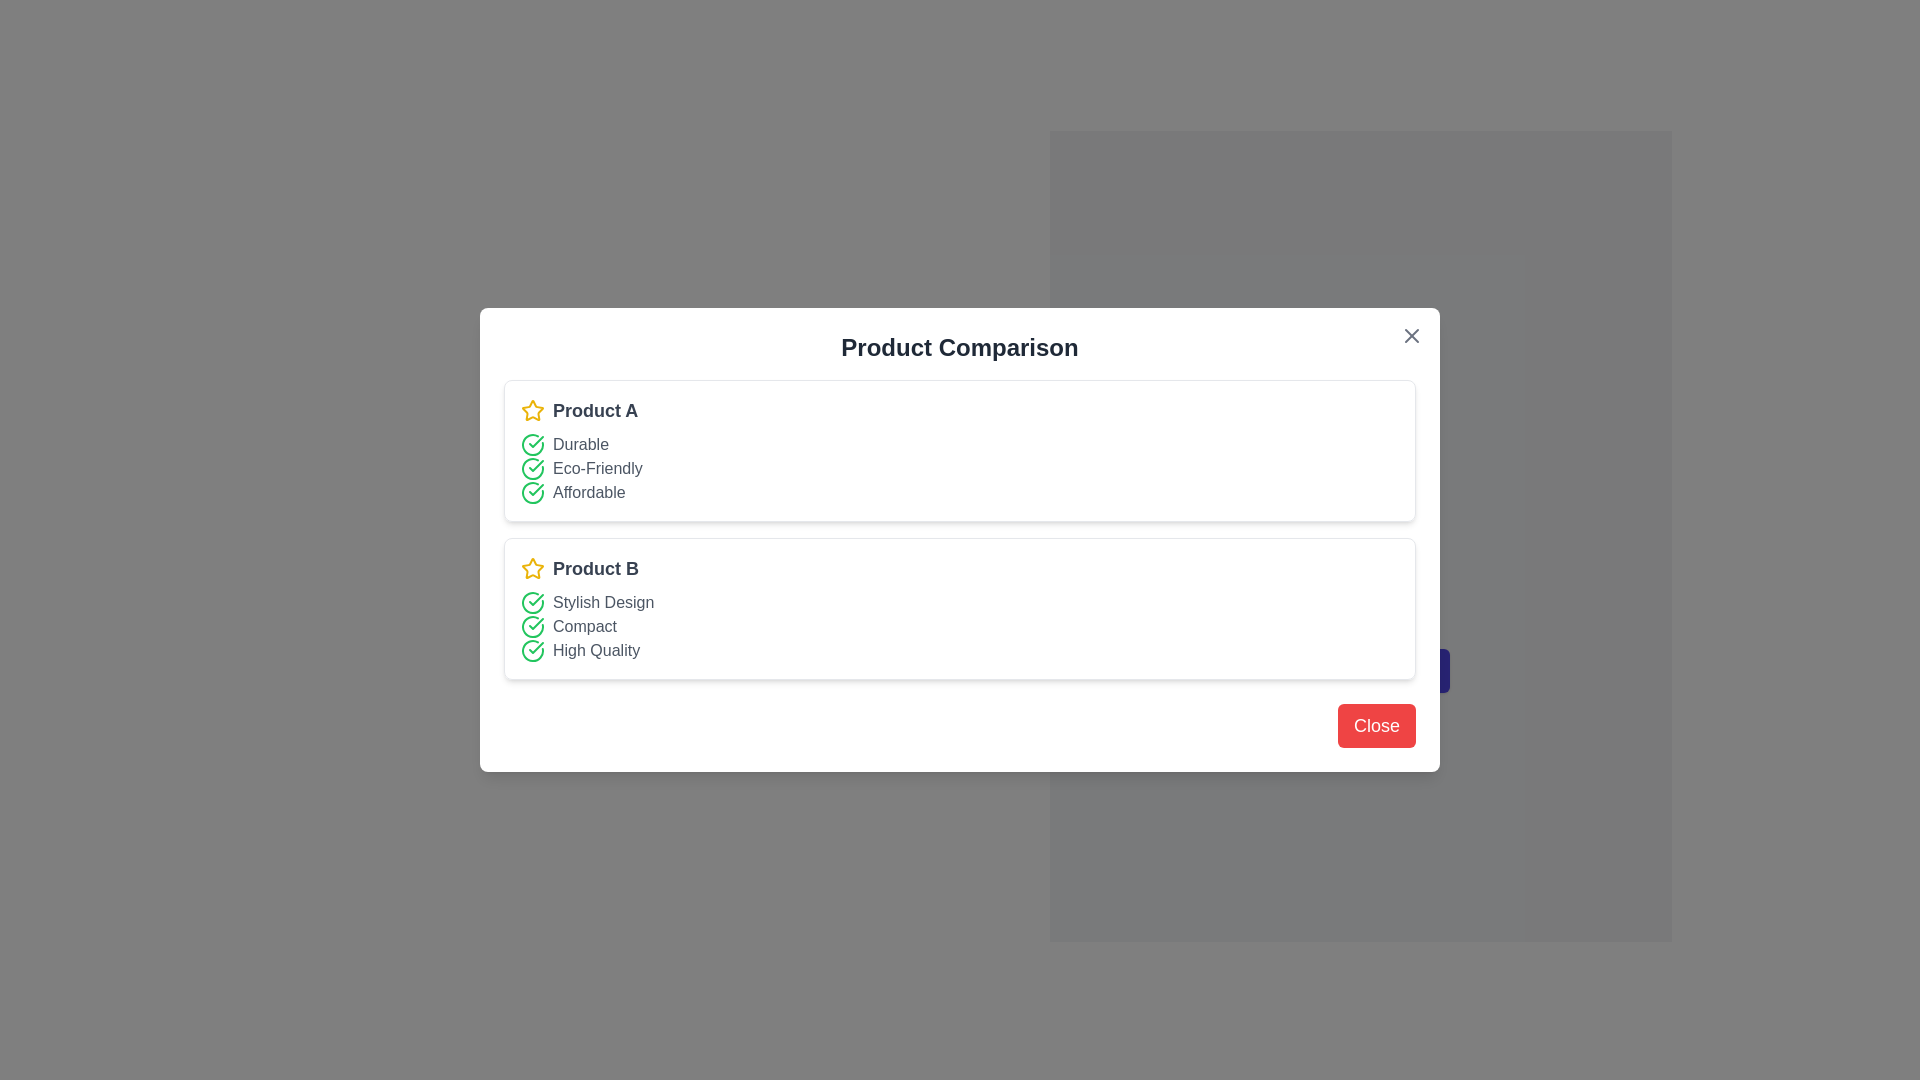  I want to click on text of the Header element that indicates the content and purpose of the dialog box for comparing products, located at the top center of the interface, so click(960, 346).